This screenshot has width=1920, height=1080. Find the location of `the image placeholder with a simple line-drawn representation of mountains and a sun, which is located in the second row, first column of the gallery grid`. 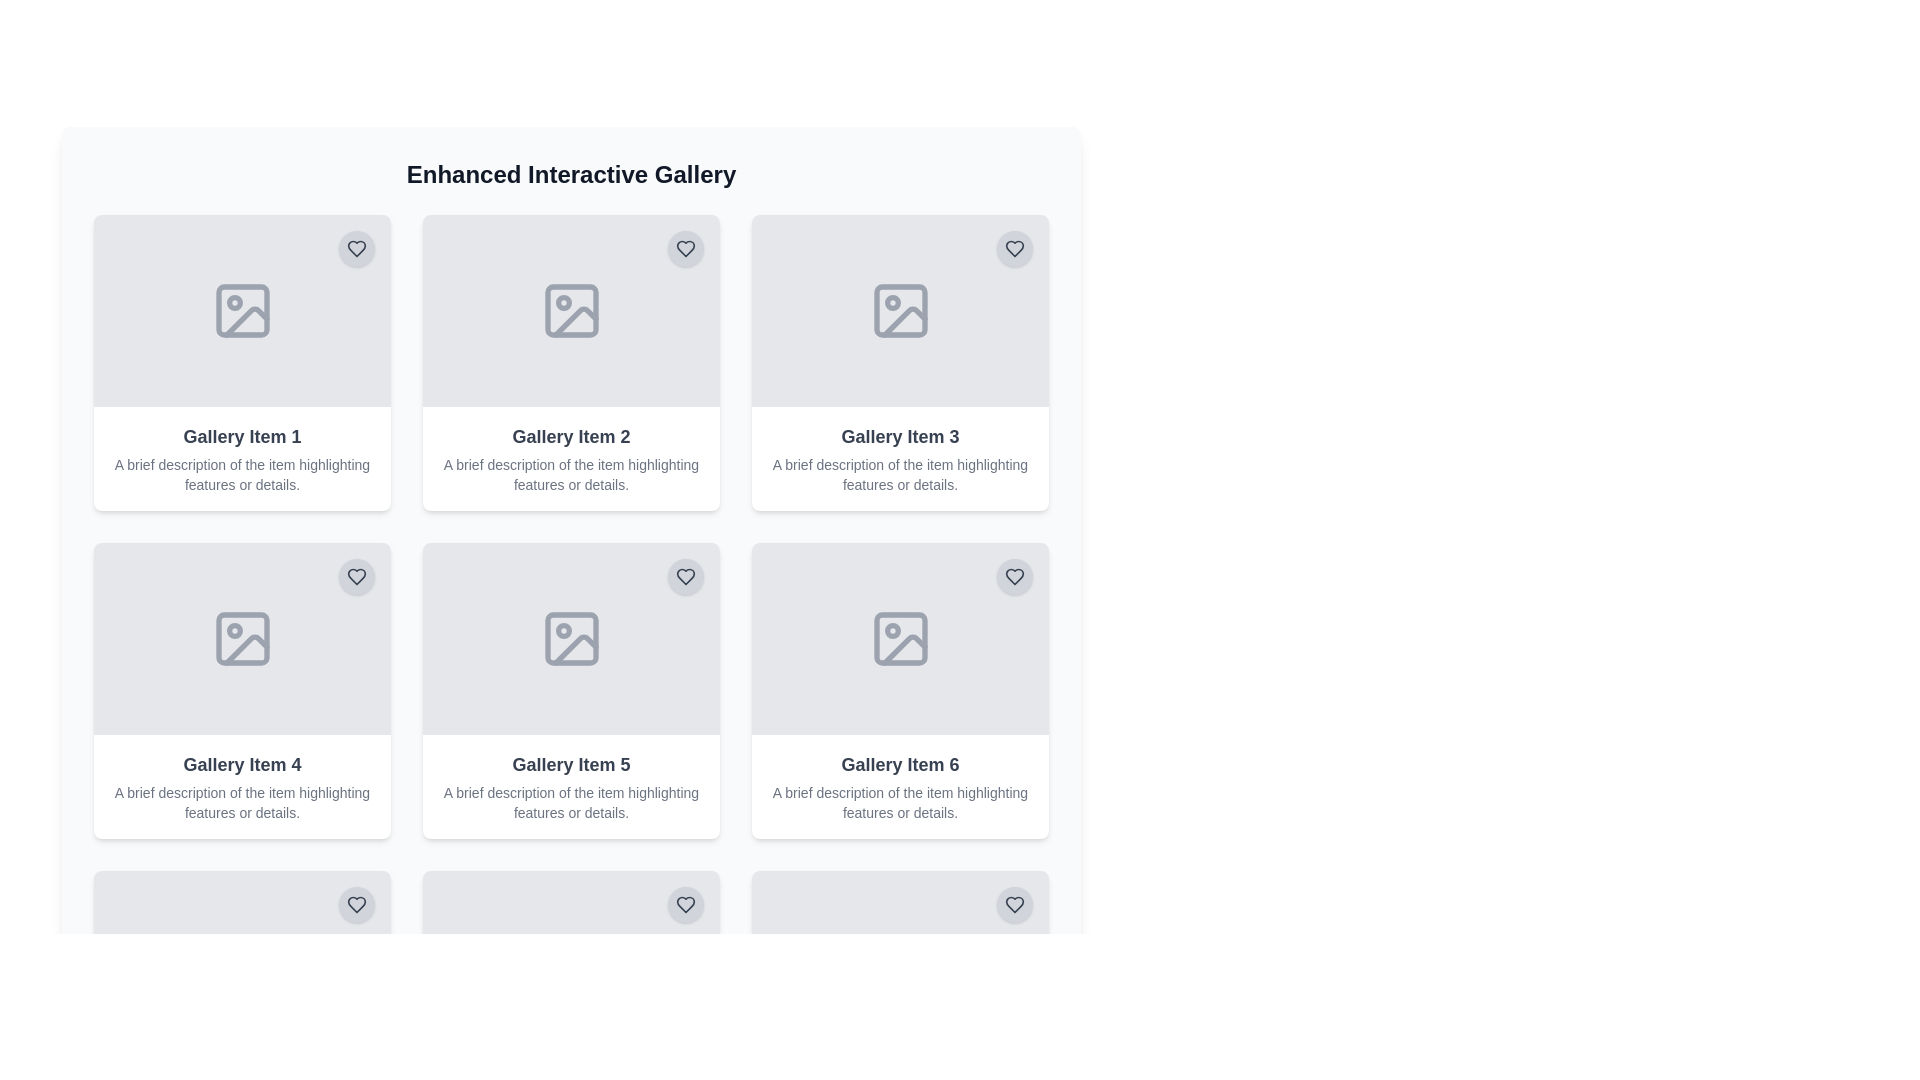

the image placeholder with a simple line-drawn representation of mountains and a sun, which is located in the second row, first column of the gallery grid is located at coordinates (241, 639).